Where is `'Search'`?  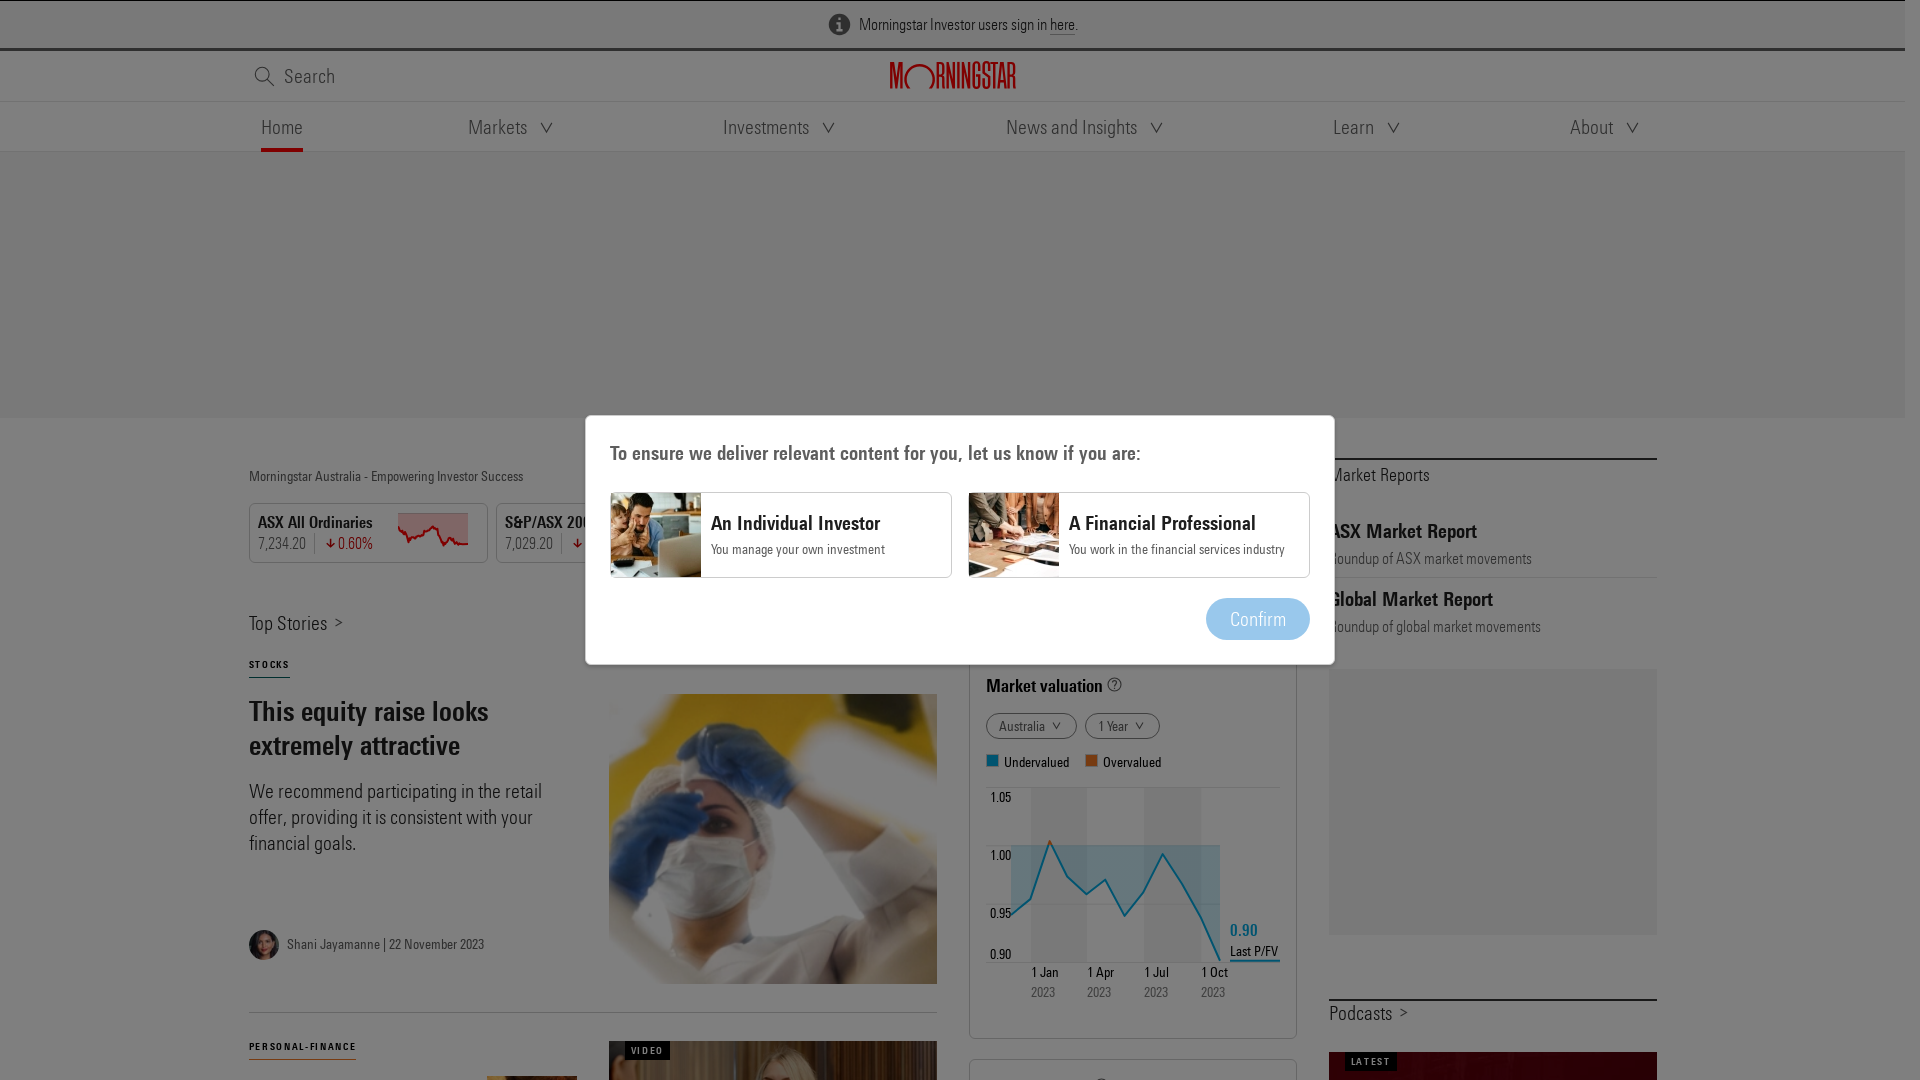 'Search' is located at coordinates (291, 75).